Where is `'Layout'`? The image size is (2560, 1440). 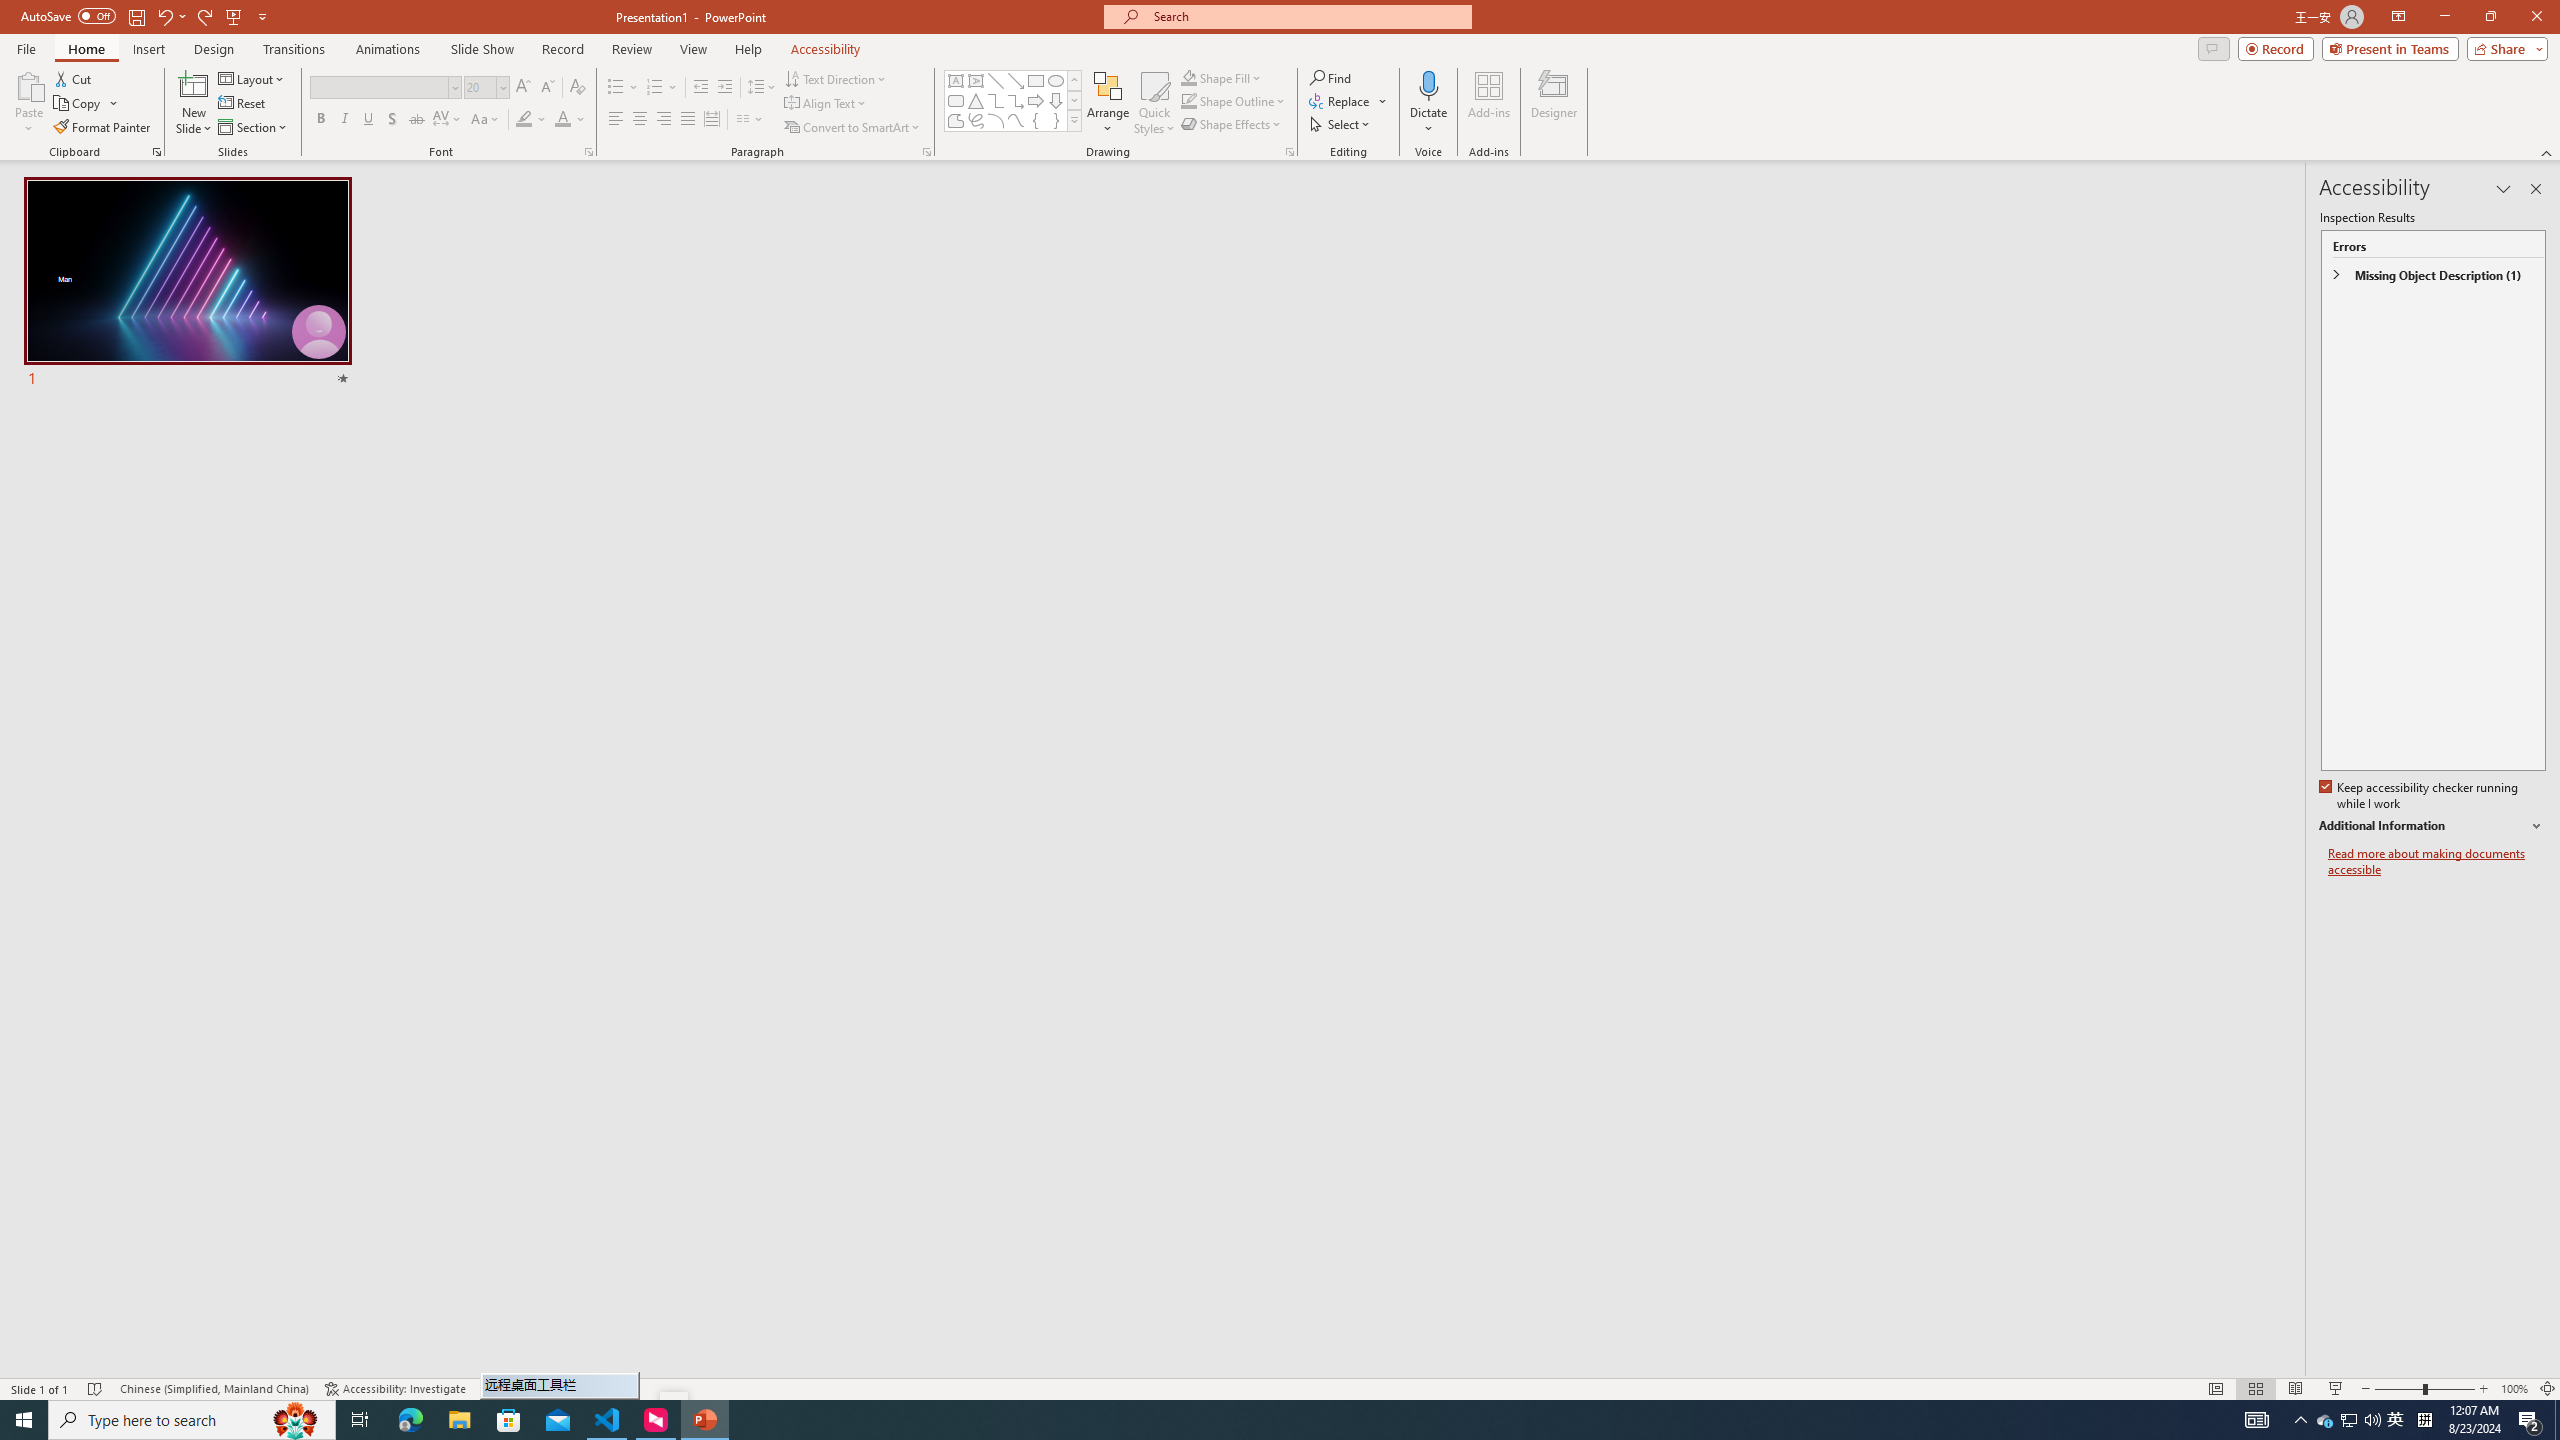
'Layout' is located at coordinates (252, 78).